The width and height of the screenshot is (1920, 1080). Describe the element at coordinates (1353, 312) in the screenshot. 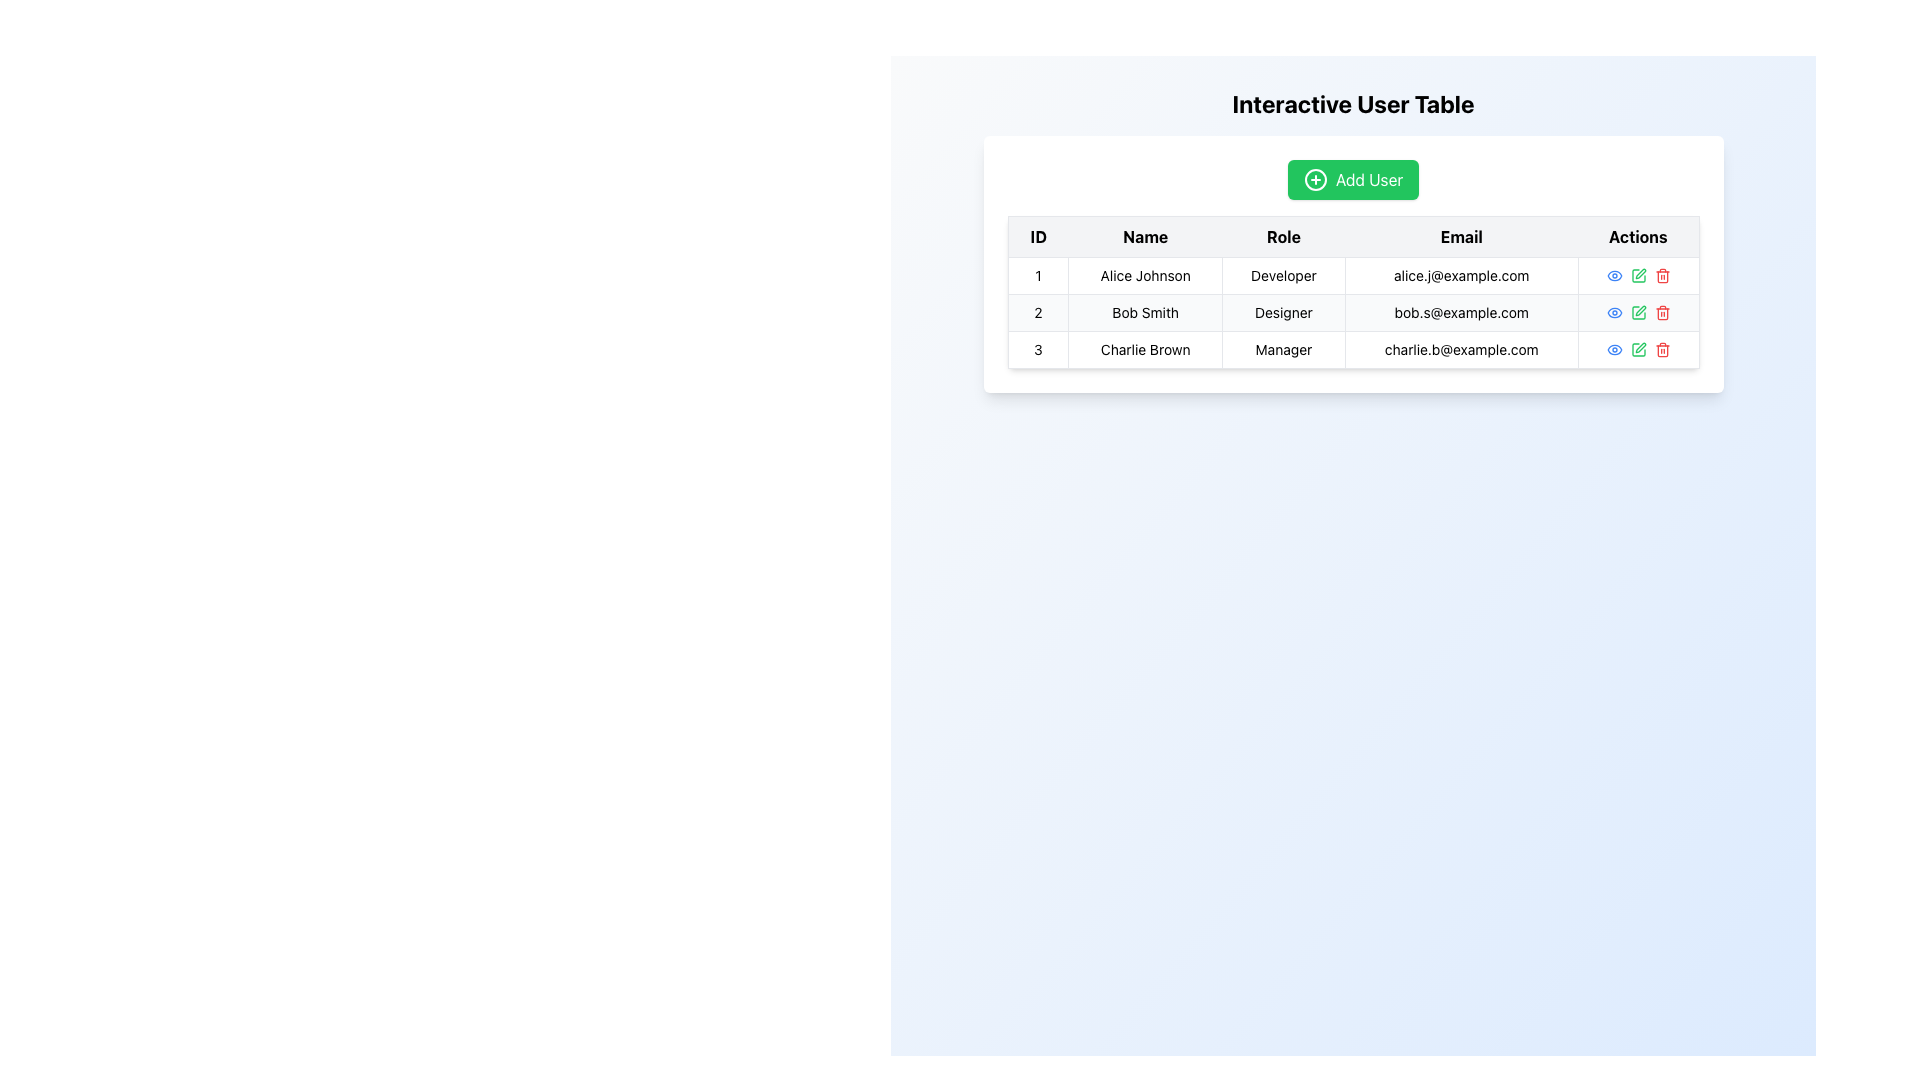

I see `the second table row displaying details for user Bob Smith` at that location.